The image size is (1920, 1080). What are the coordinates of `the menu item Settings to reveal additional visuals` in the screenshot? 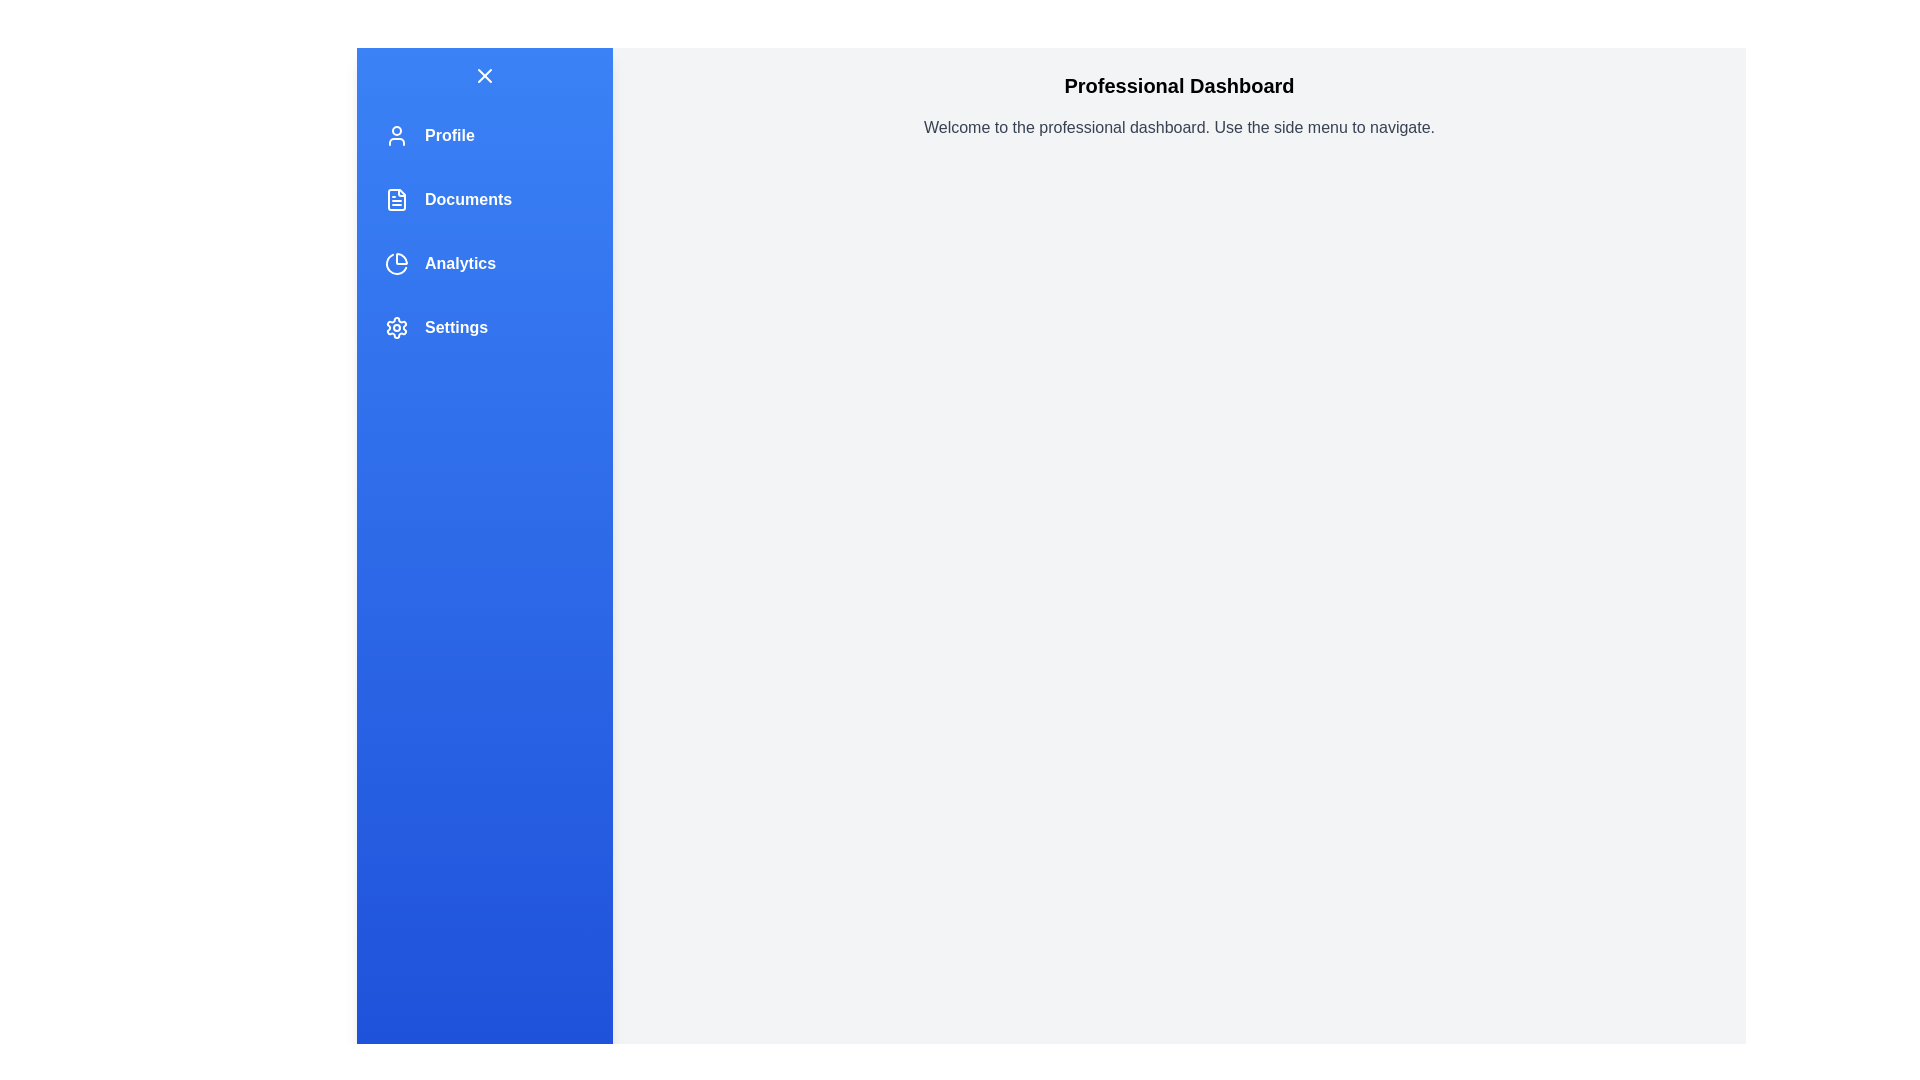 It's located at (484, 326).